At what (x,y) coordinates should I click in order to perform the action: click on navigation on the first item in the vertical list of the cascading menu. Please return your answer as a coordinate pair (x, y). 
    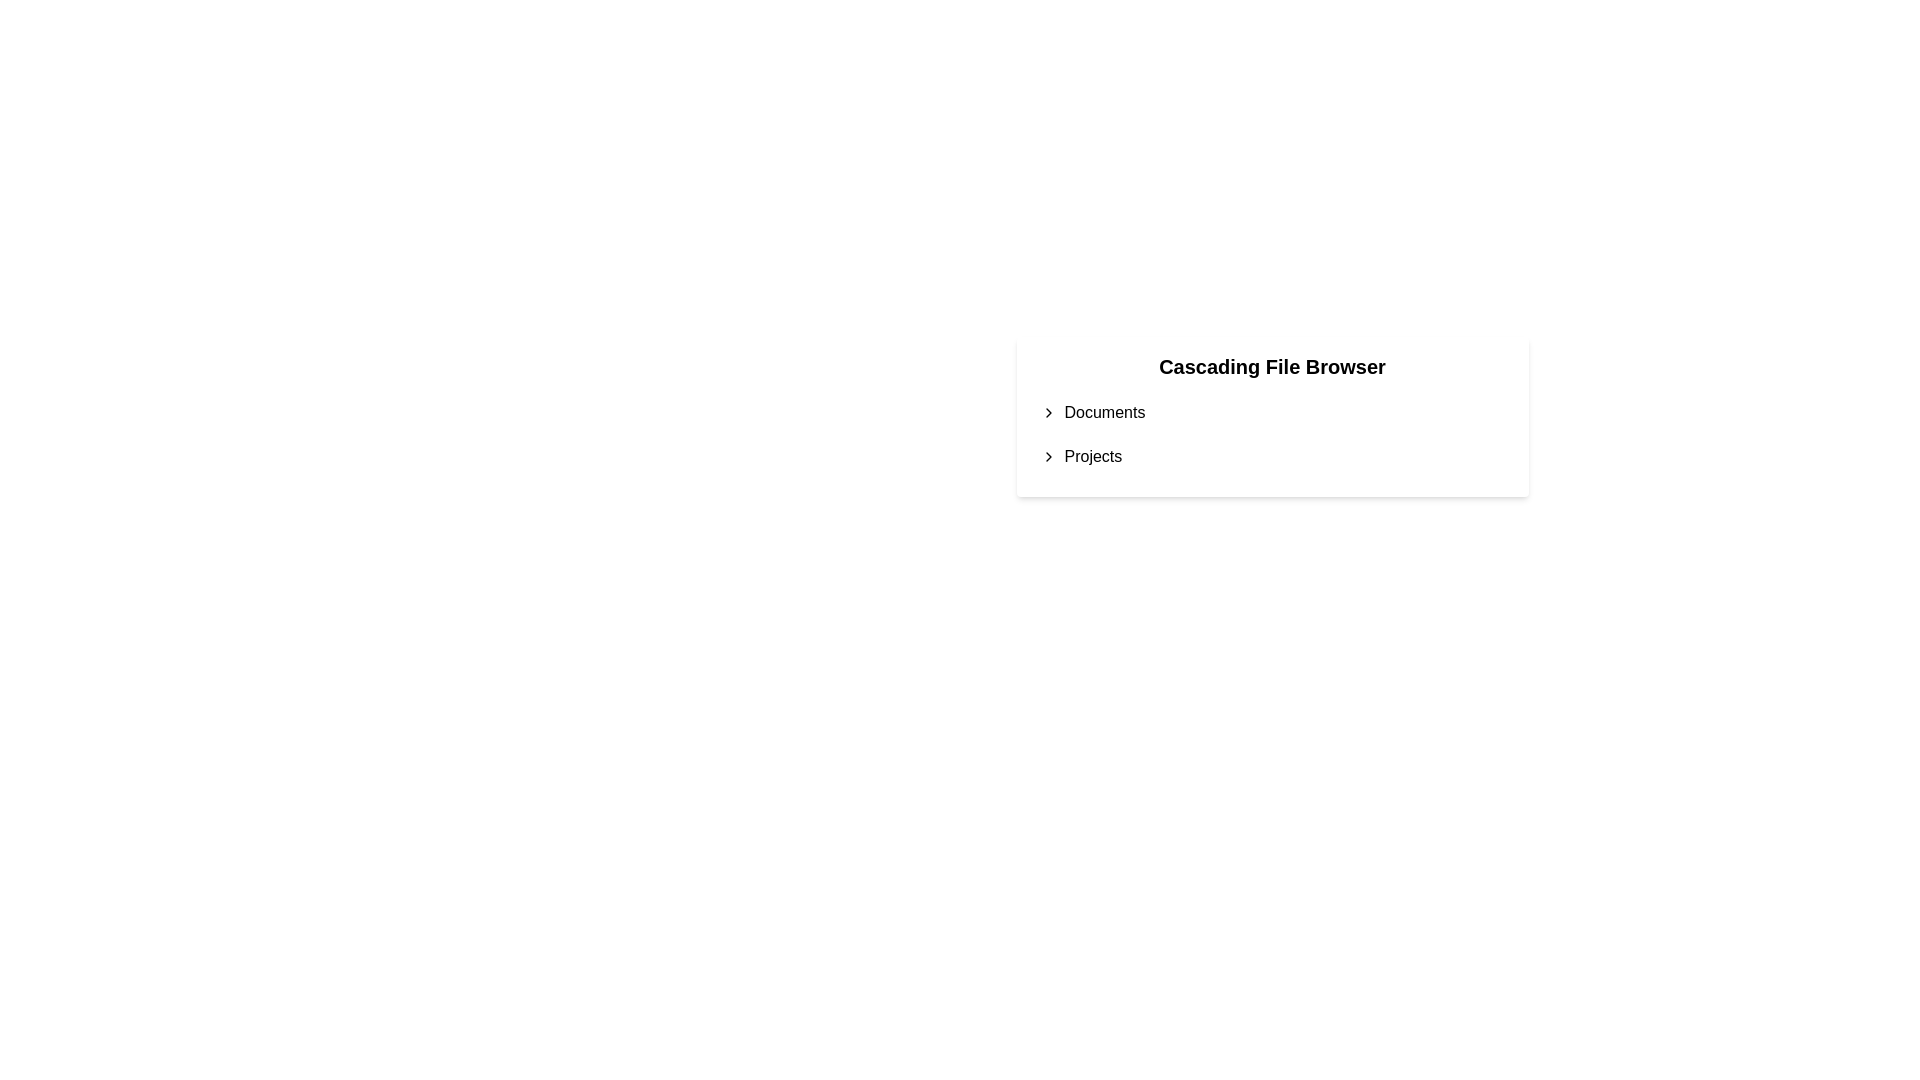
    Looking at the image, I should click on (1271, 411).